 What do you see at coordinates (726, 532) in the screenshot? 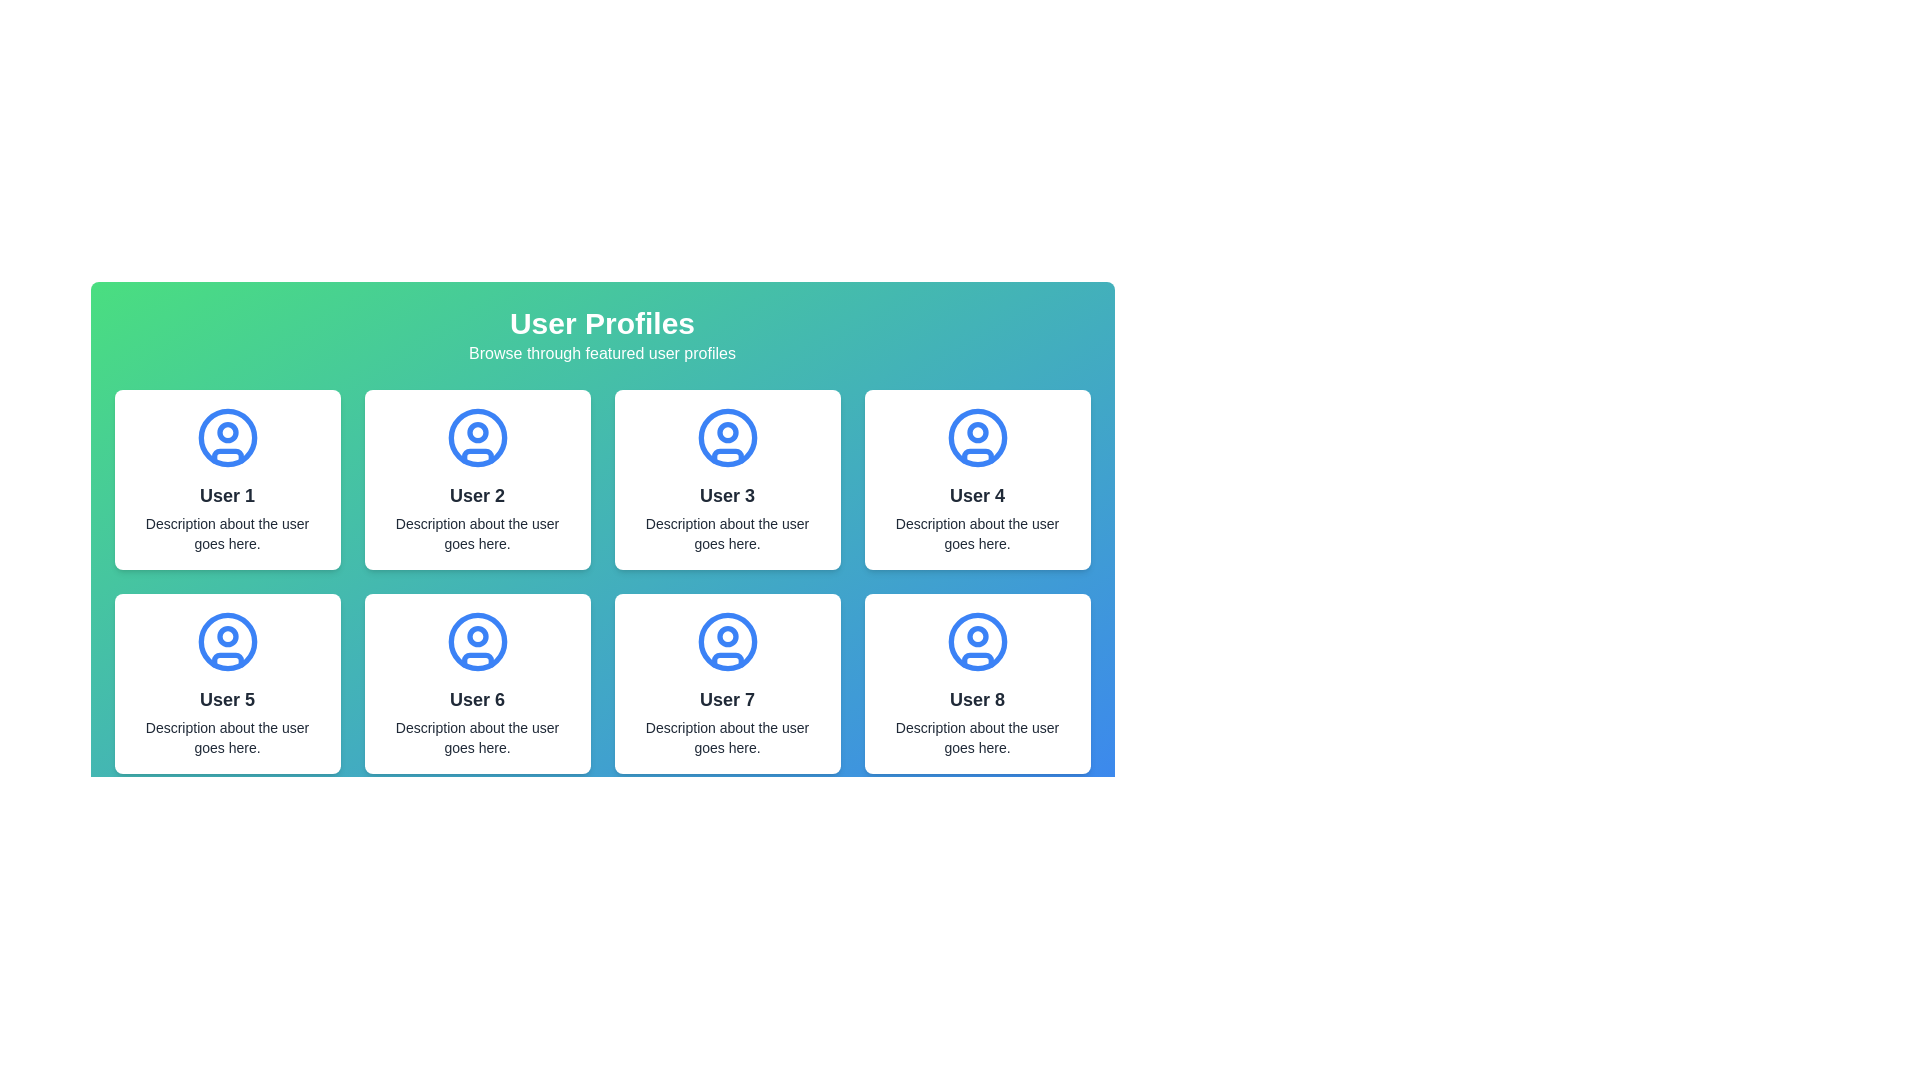
I see `the text label that contains the content 'Description about the user goes here.' which is styled as a smaller caption-like font and is located beneath the name 'User 3'` at bounding box center [726, 532].